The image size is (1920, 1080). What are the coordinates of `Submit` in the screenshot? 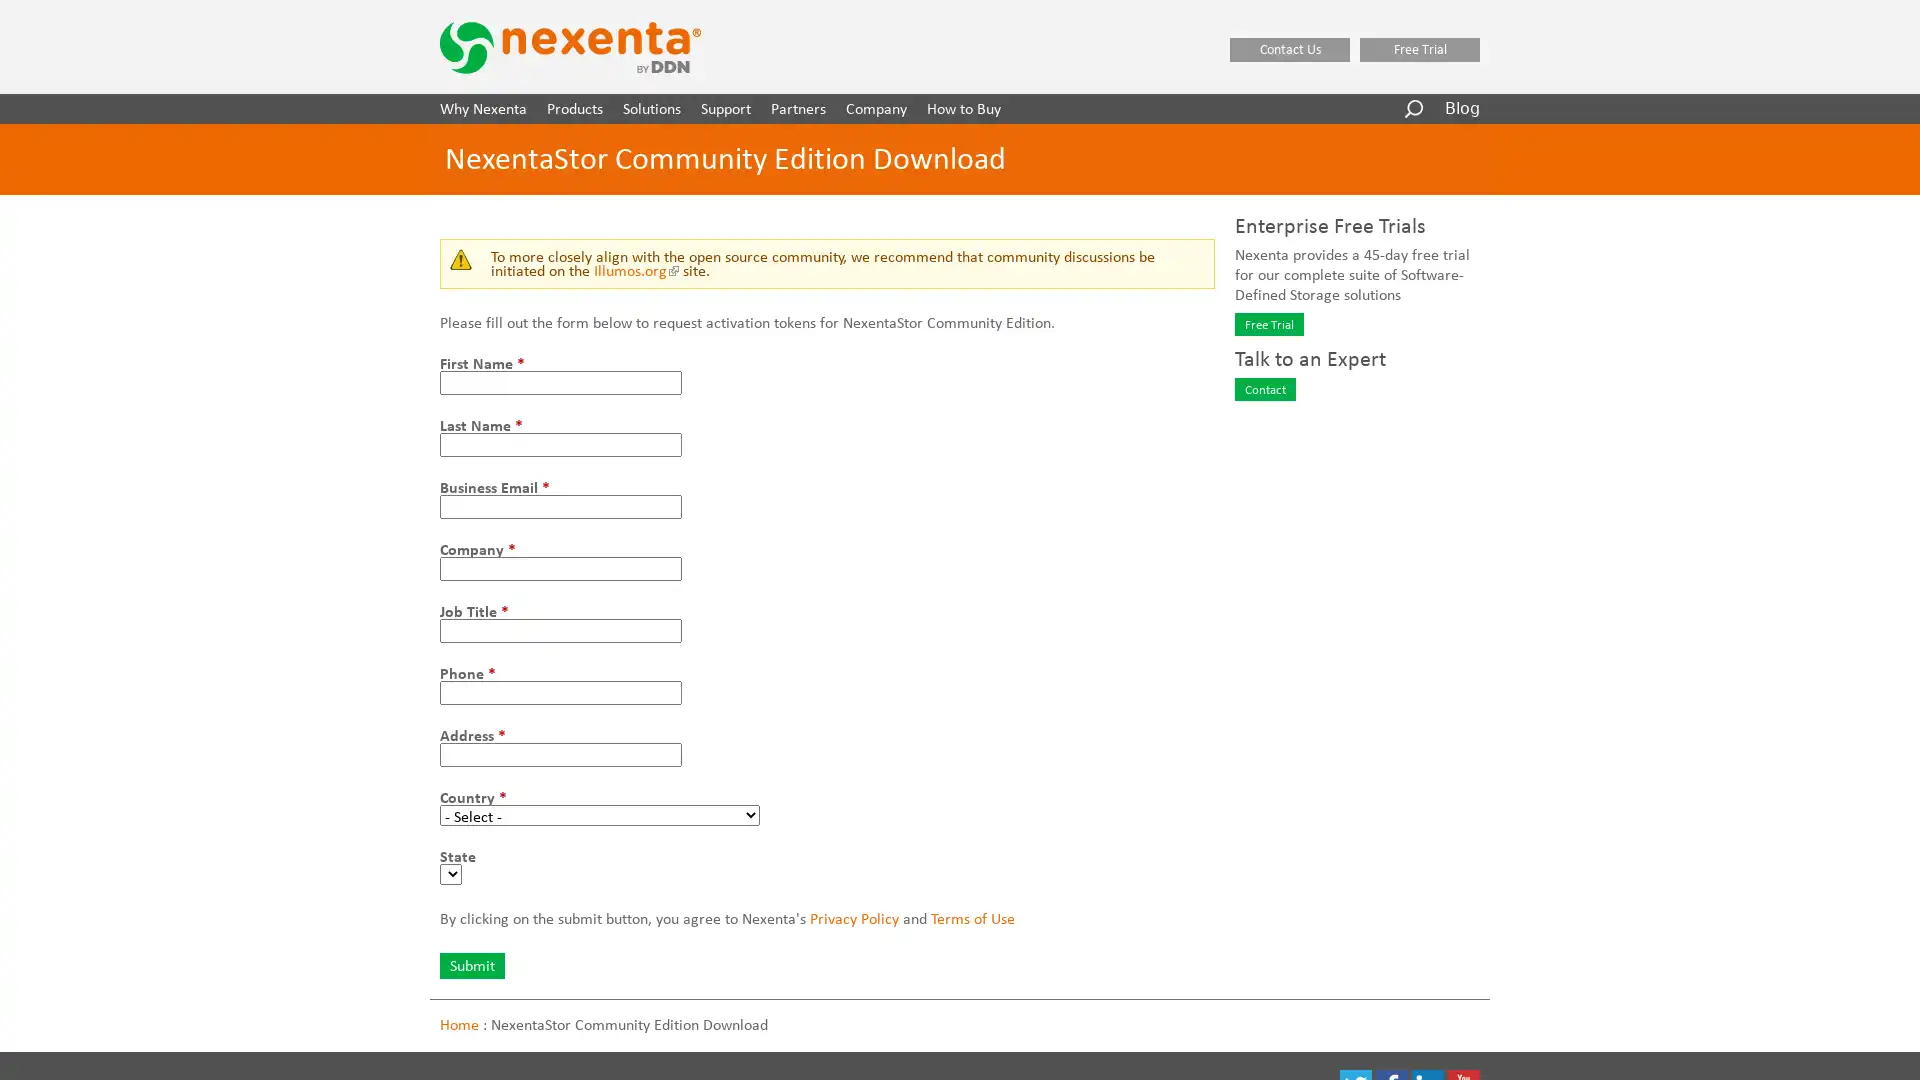 It's located at (471, 964).